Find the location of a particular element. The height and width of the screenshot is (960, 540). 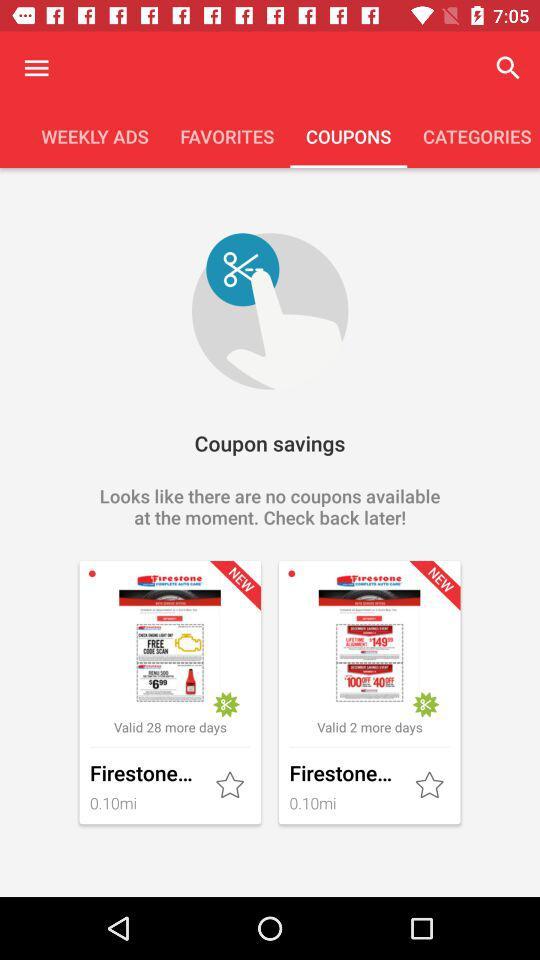

options button is located at coordinates (36, 68).